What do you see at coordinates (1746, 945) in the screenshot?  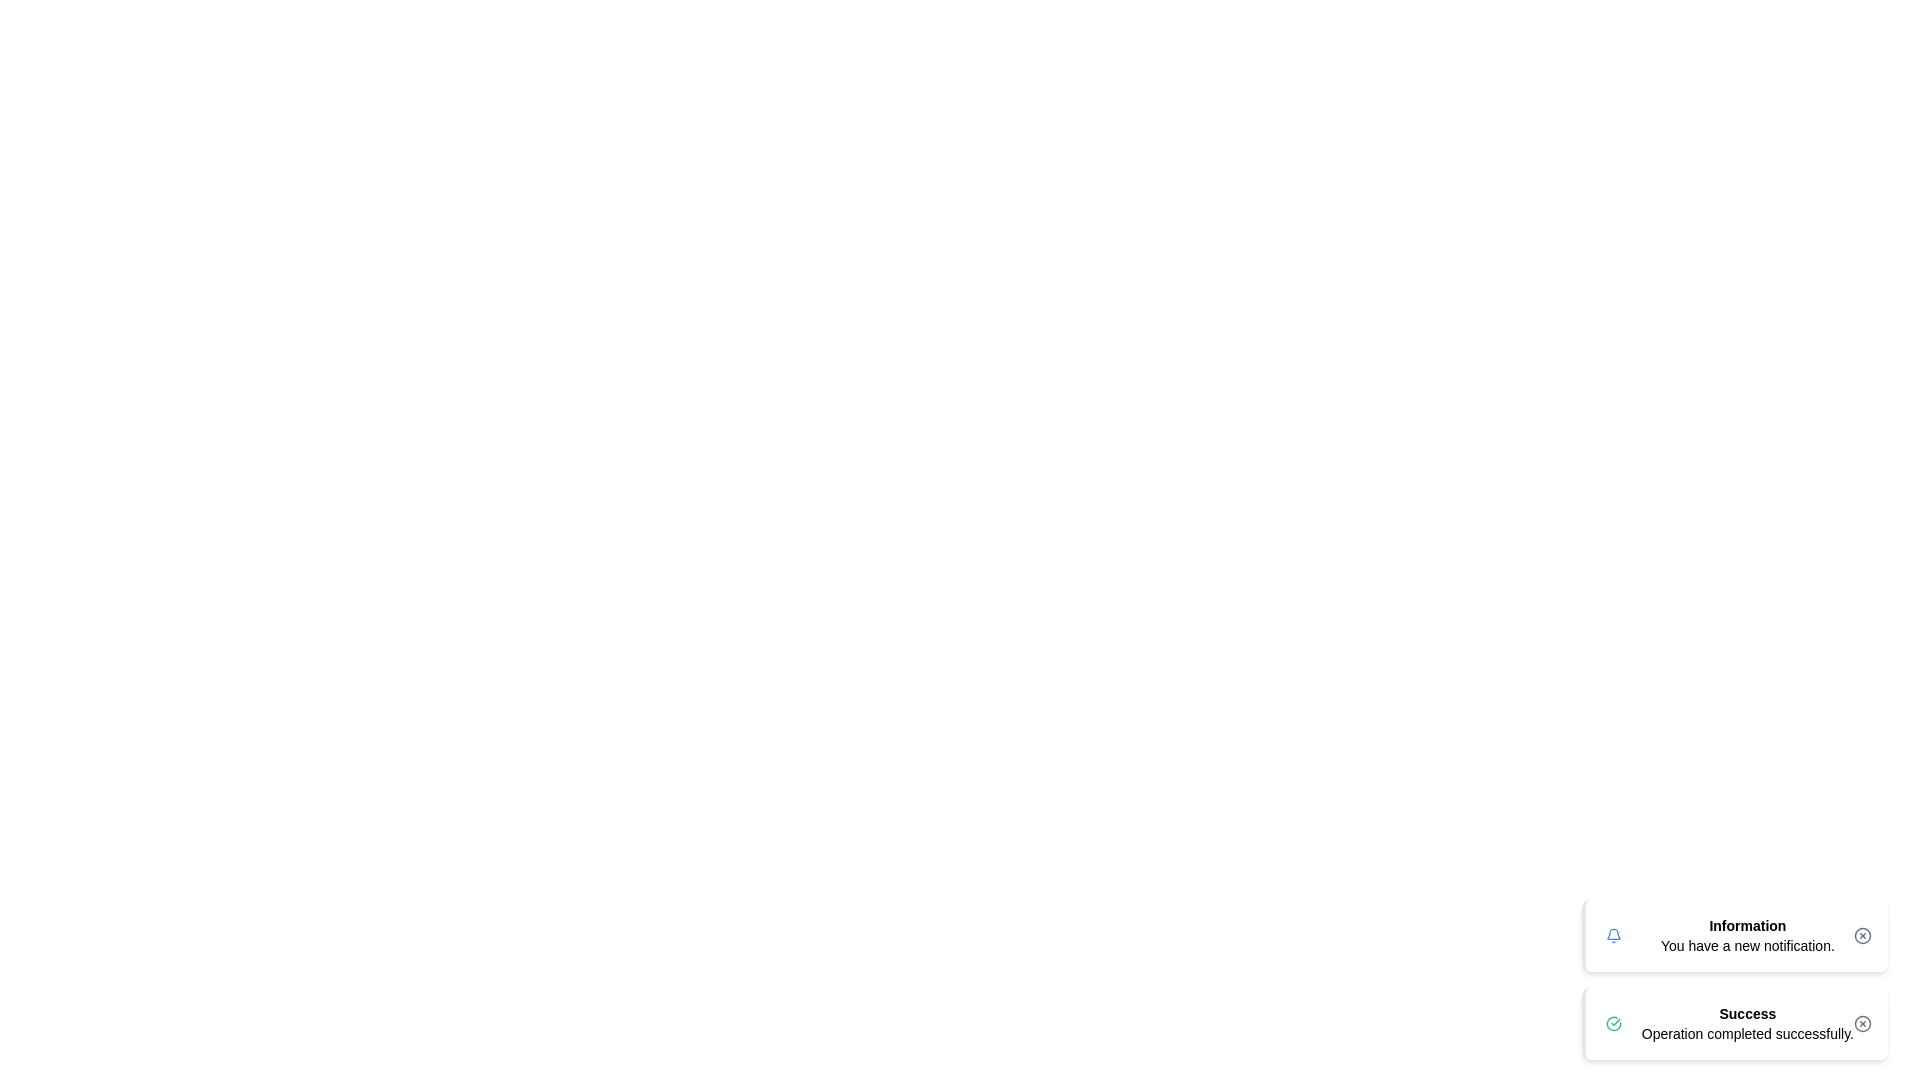 I see `the text label that displays 'You have a new notification.' which is positioned below the bolded word 'Information'` at bounding box center [1746, 945].